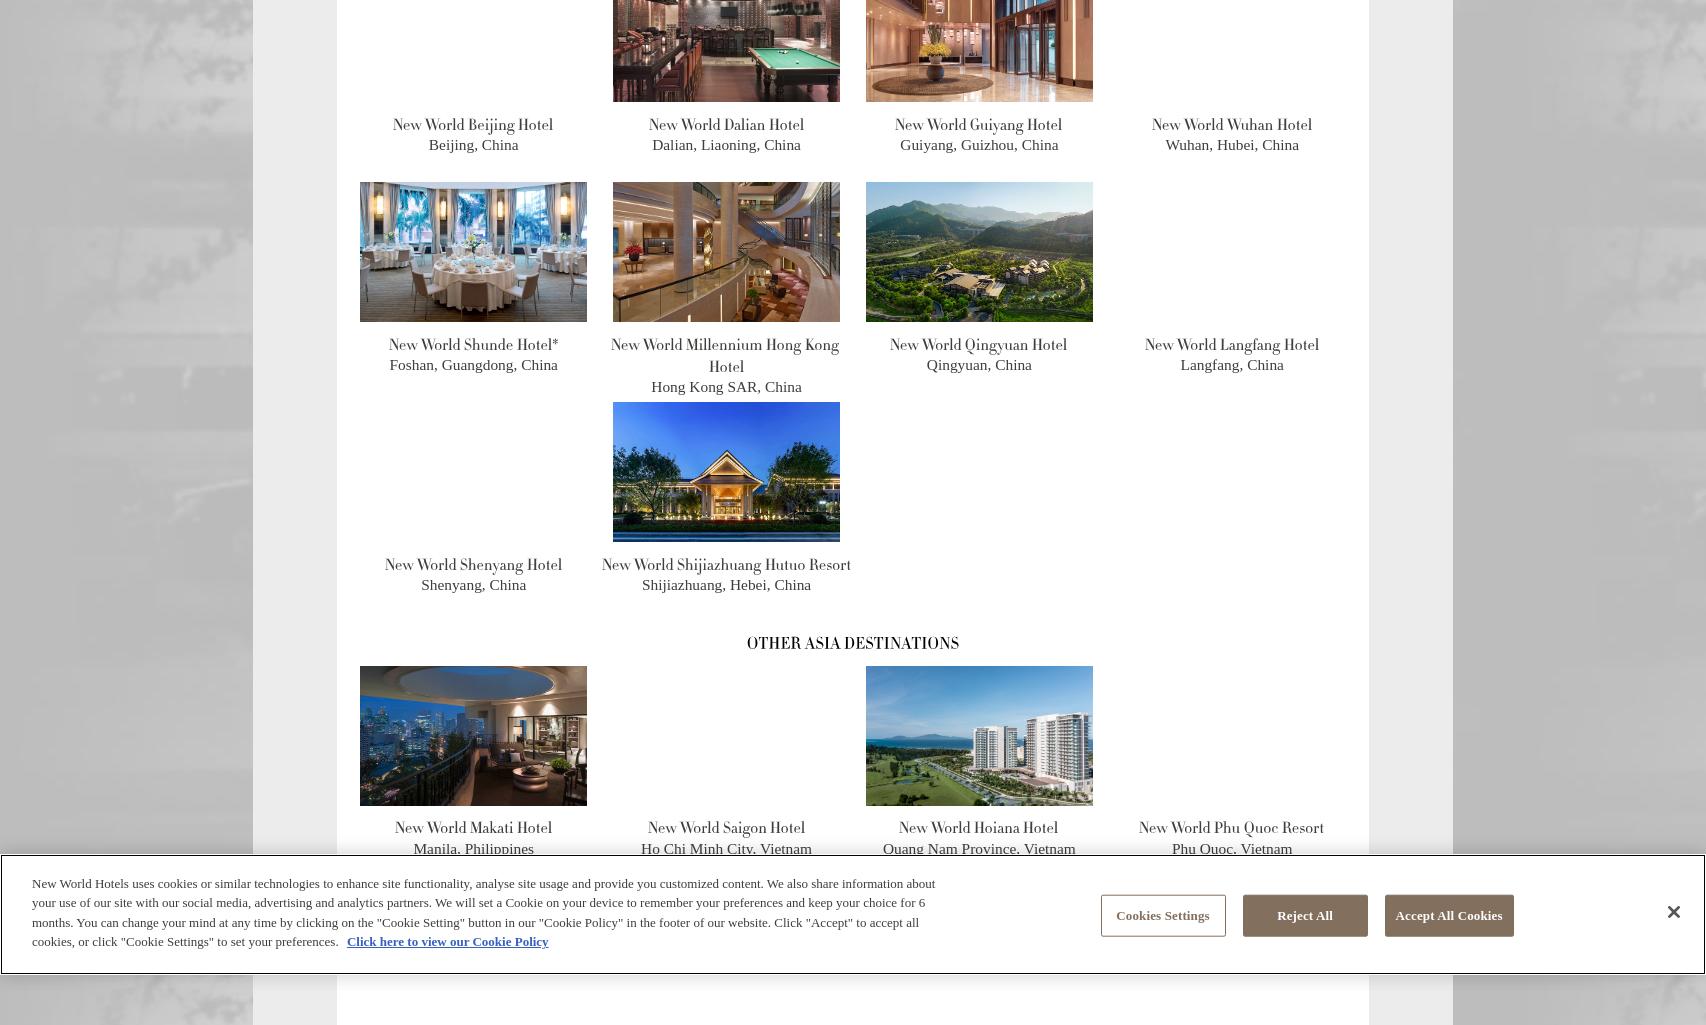 The height and width of the screenshot is (1025, 1706). What do you see at coordinates (1231, 363) in the screenshot?
I see `'Langfang, China'` at bounding box center [1231, 363].